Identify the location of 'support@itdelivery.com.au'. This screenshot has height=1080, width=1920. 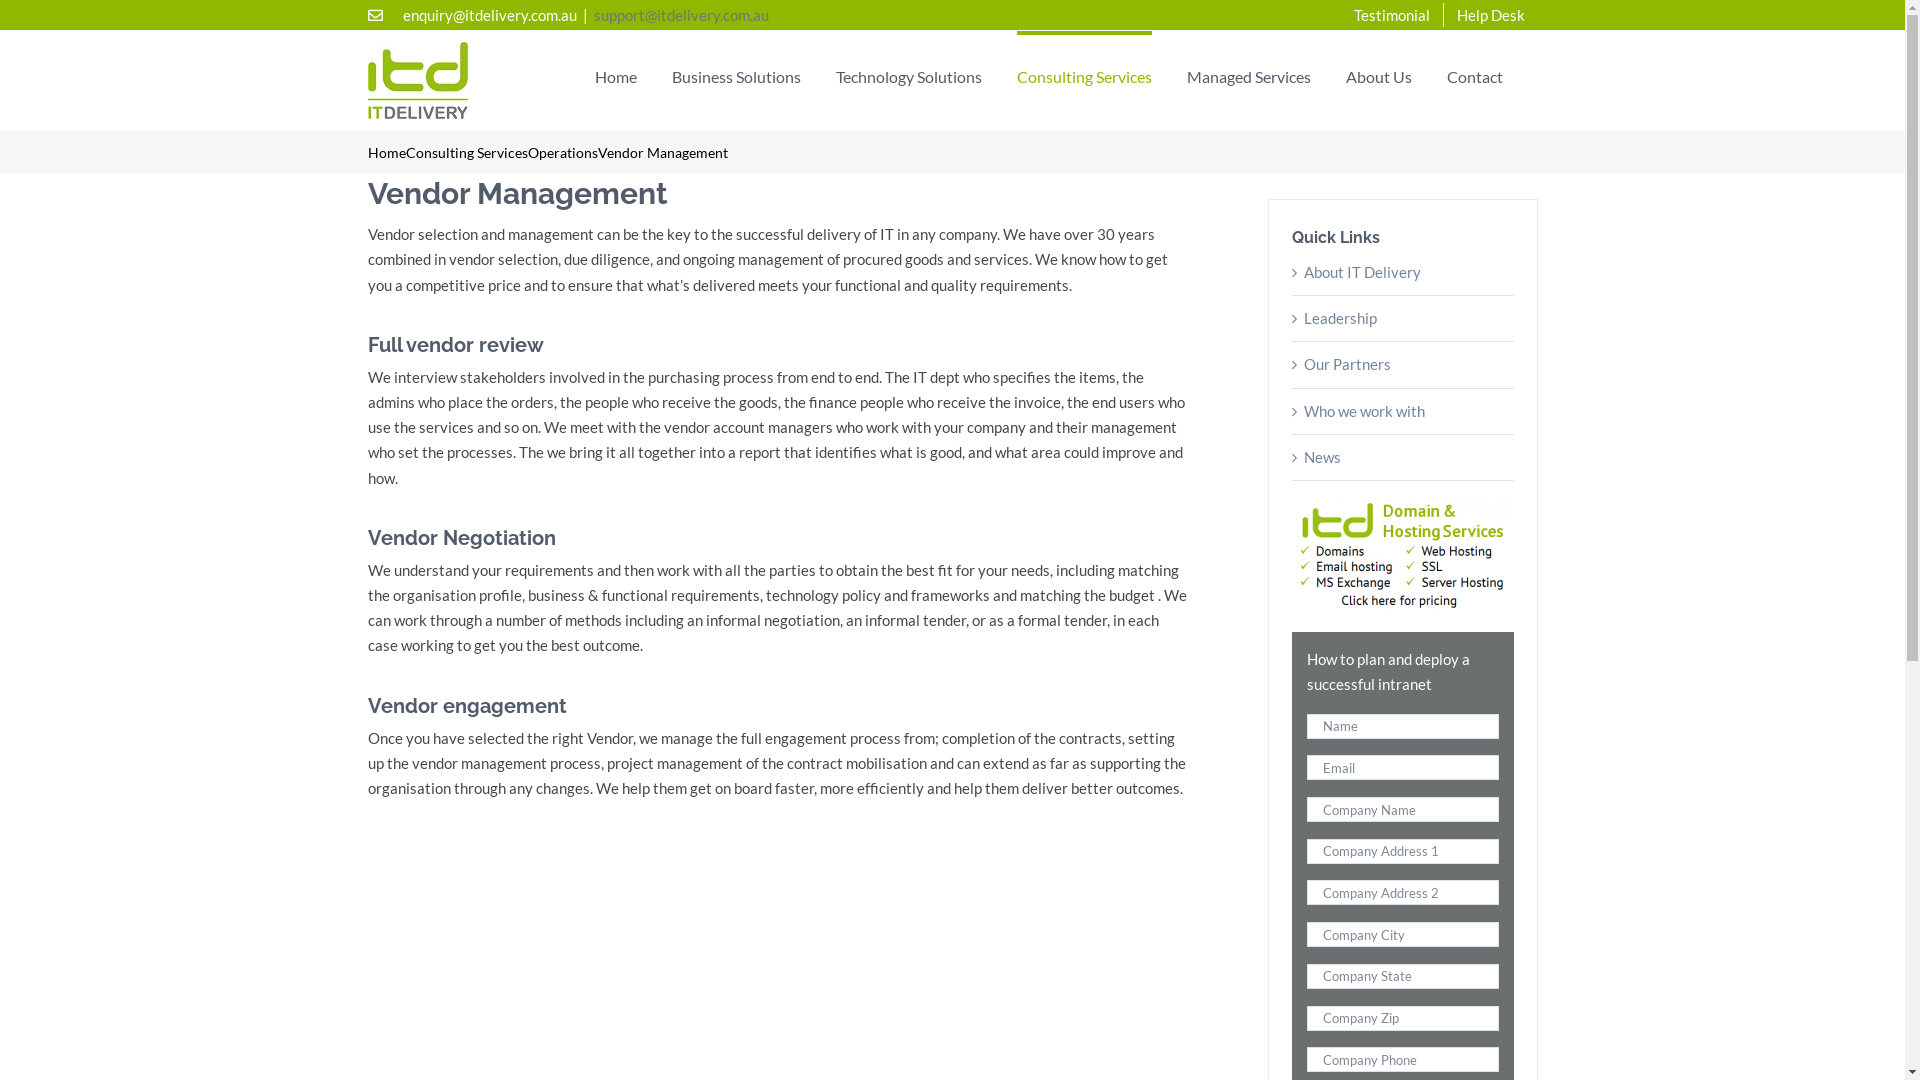
(681, 15).